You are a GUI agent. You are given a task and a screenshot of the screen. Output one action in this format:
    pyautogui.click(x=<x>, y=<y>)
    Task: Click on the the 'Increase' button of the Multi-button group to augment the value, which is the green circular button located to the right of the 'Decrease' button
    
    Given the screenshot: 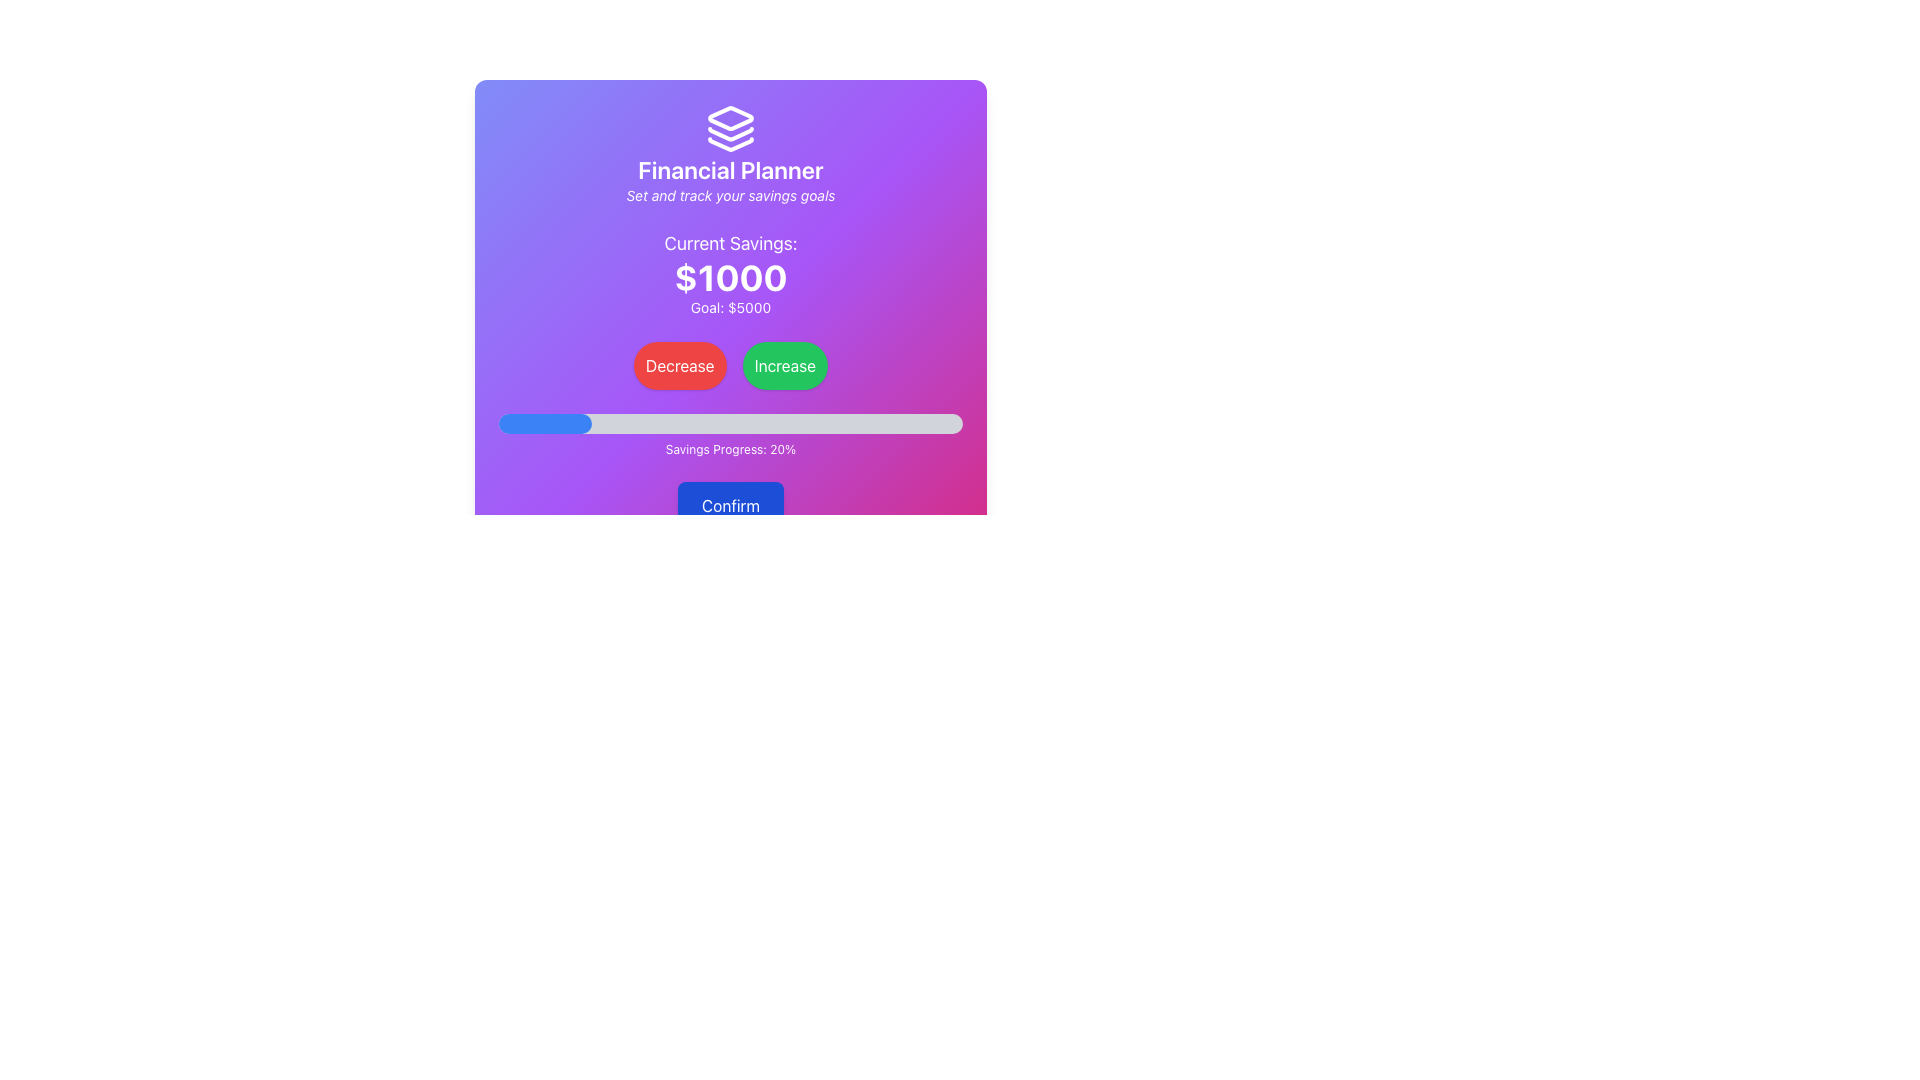 What is the action you would take?
    pyautogui.click(x=729, y=366)
    